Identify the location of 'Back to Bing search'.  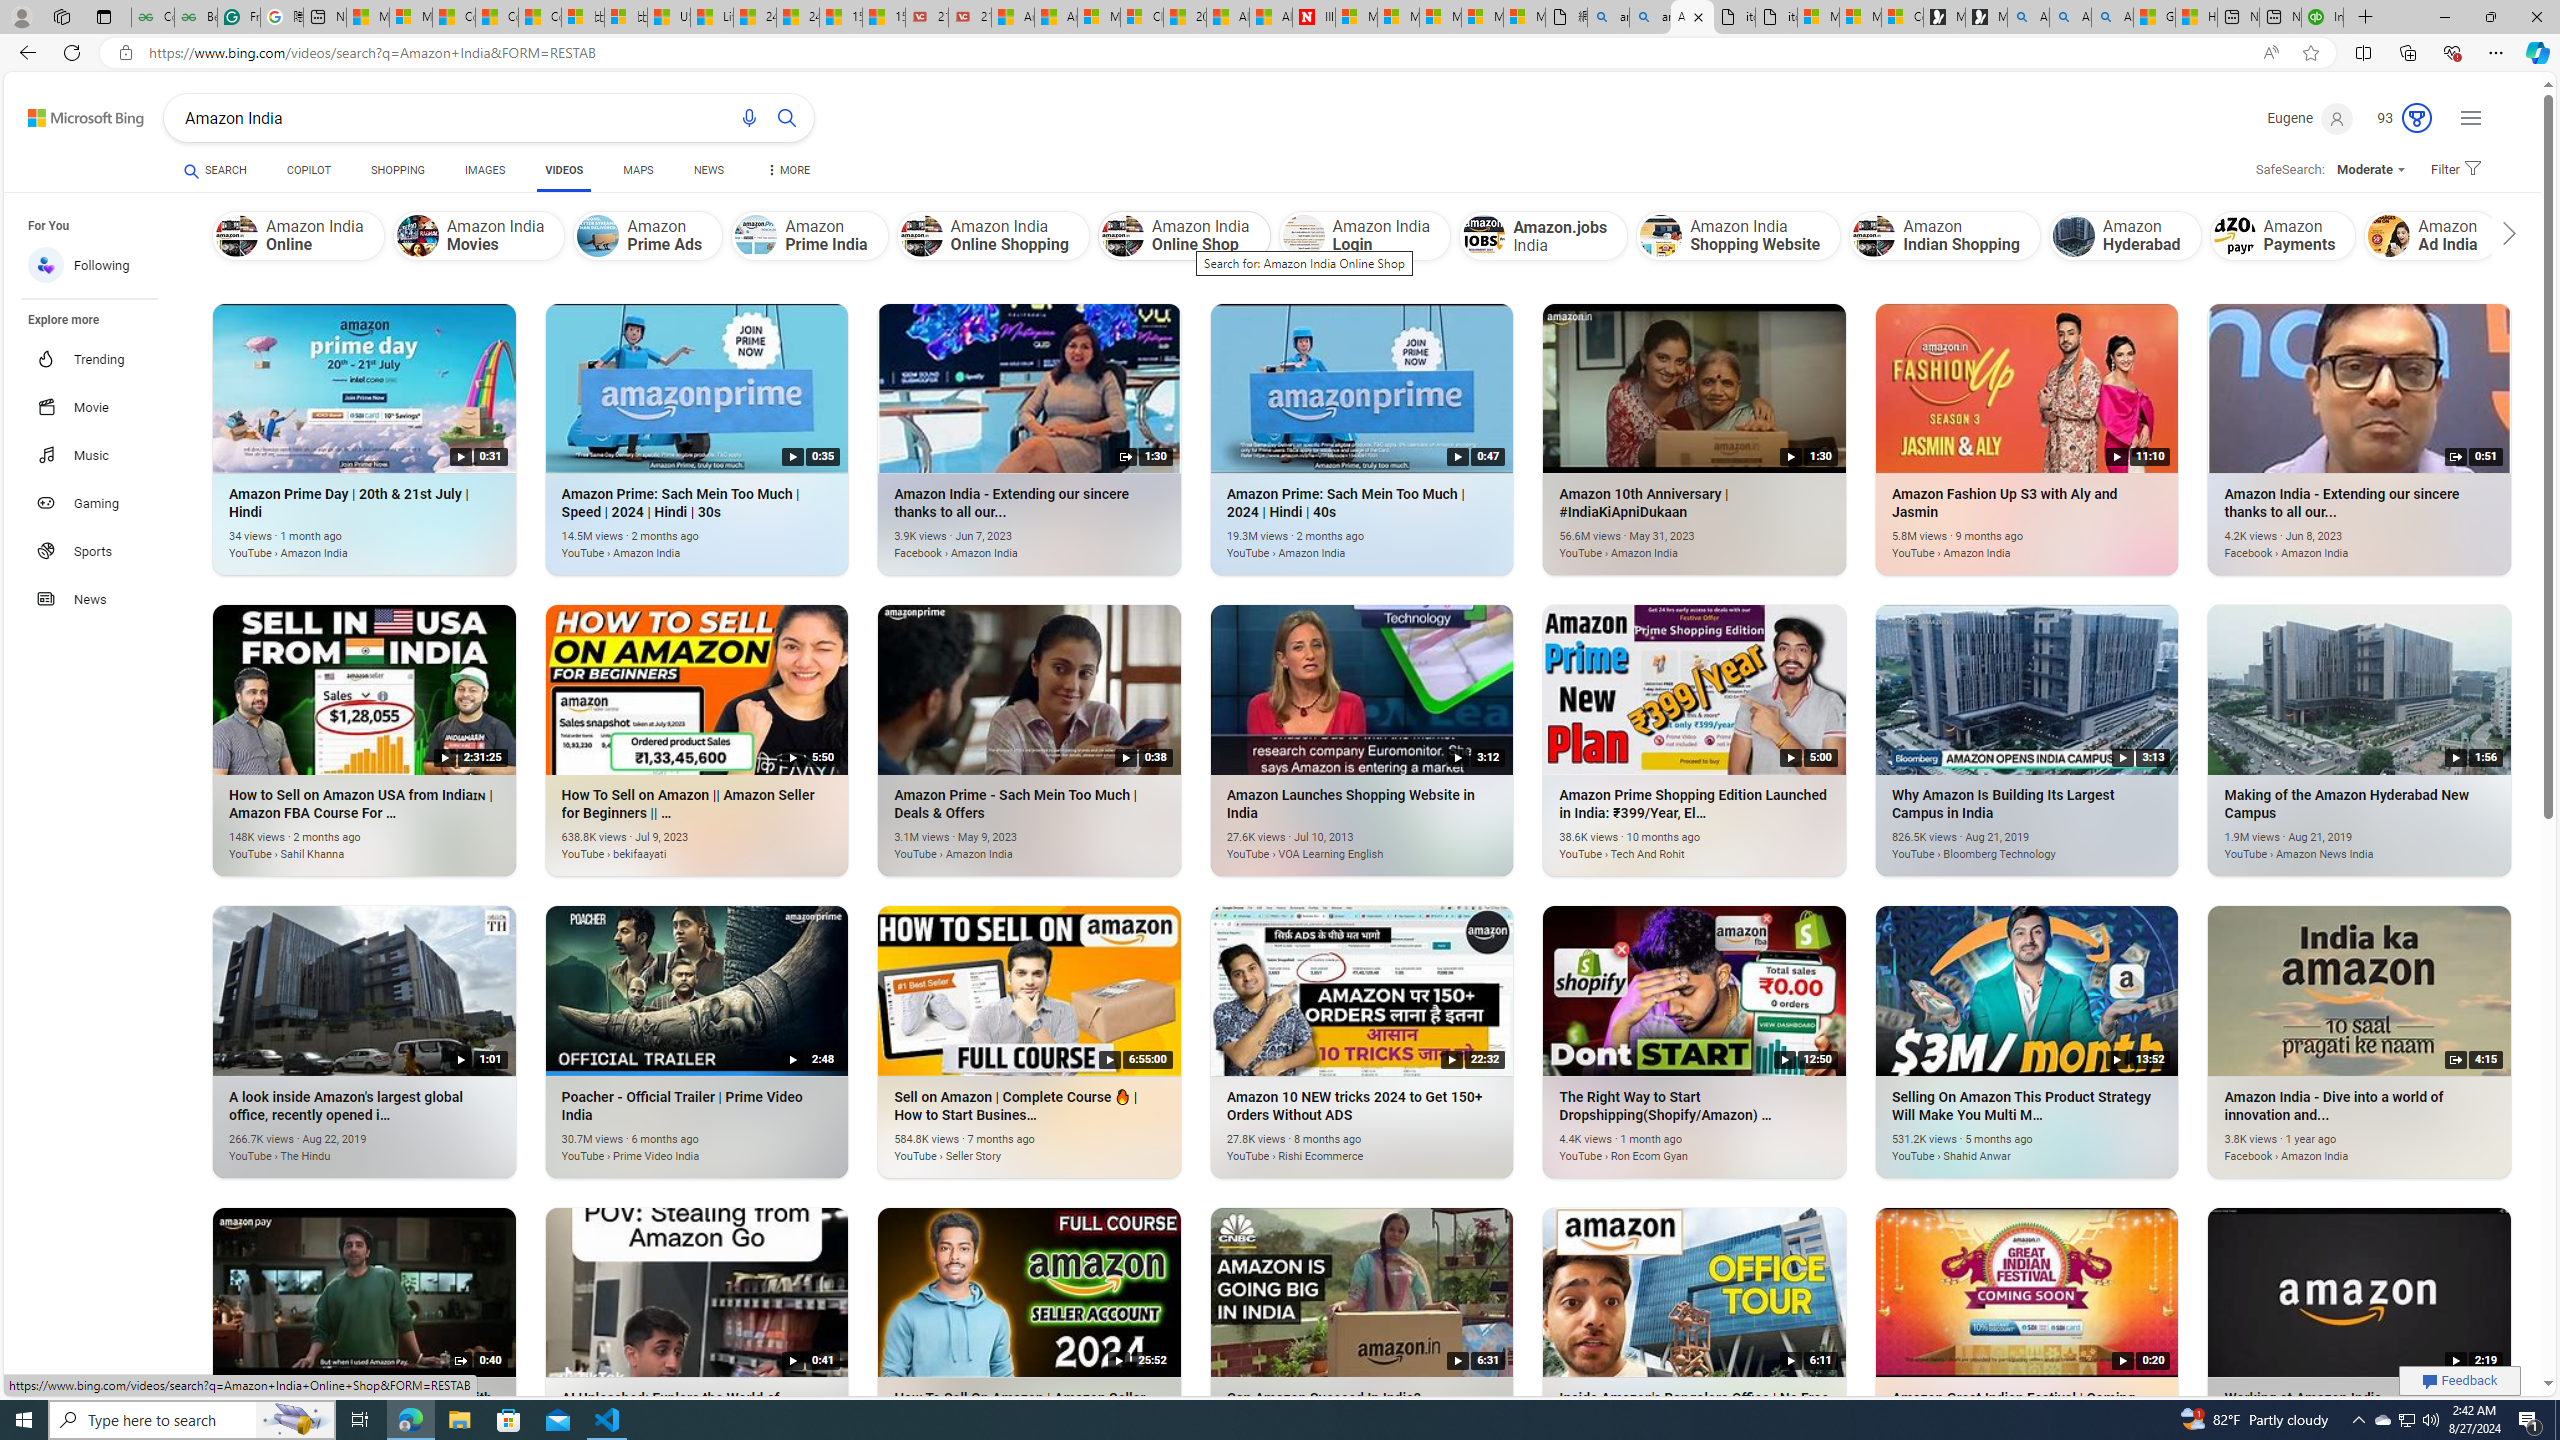
(73, 112).